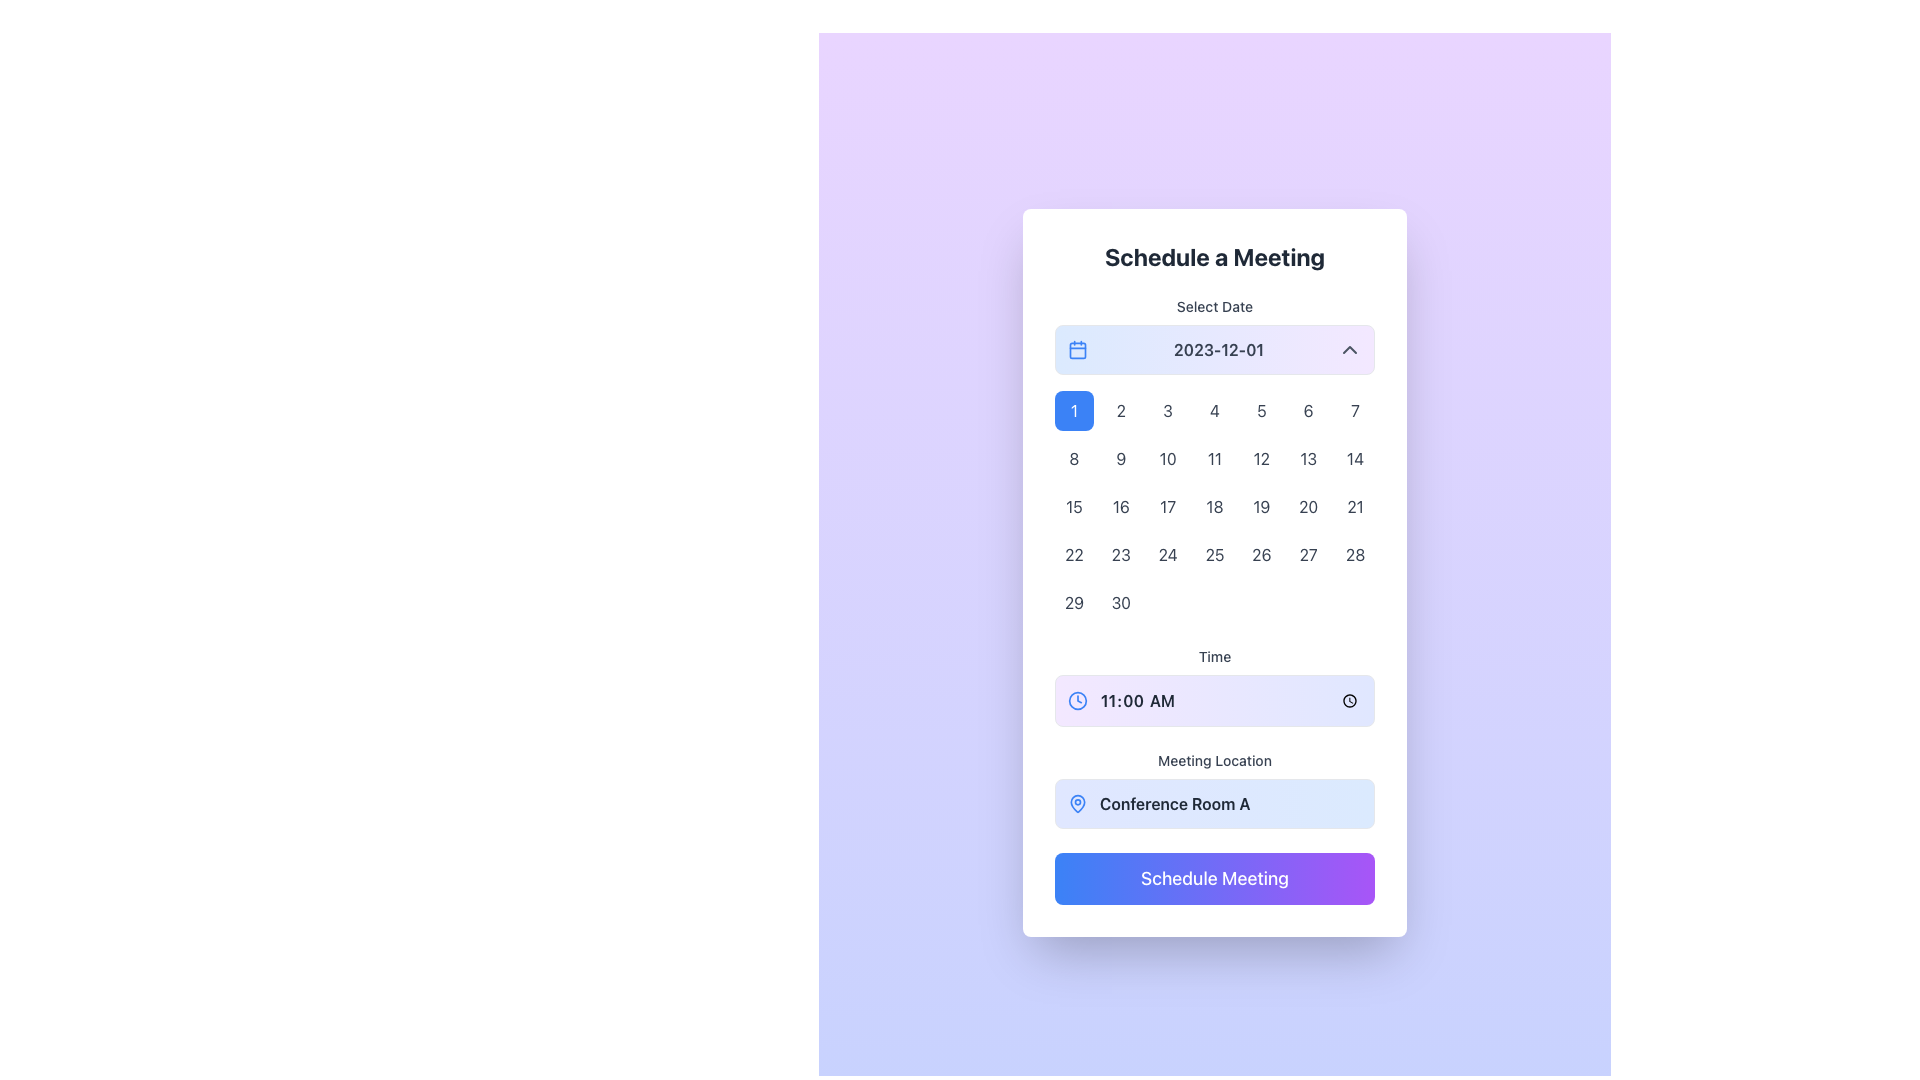 This screenshot has width=1920, height=1080. I want to click on the scheduling button located at the bottom of the modal dialog, just below the 'Meeting Location' section, so click(1213, 878).